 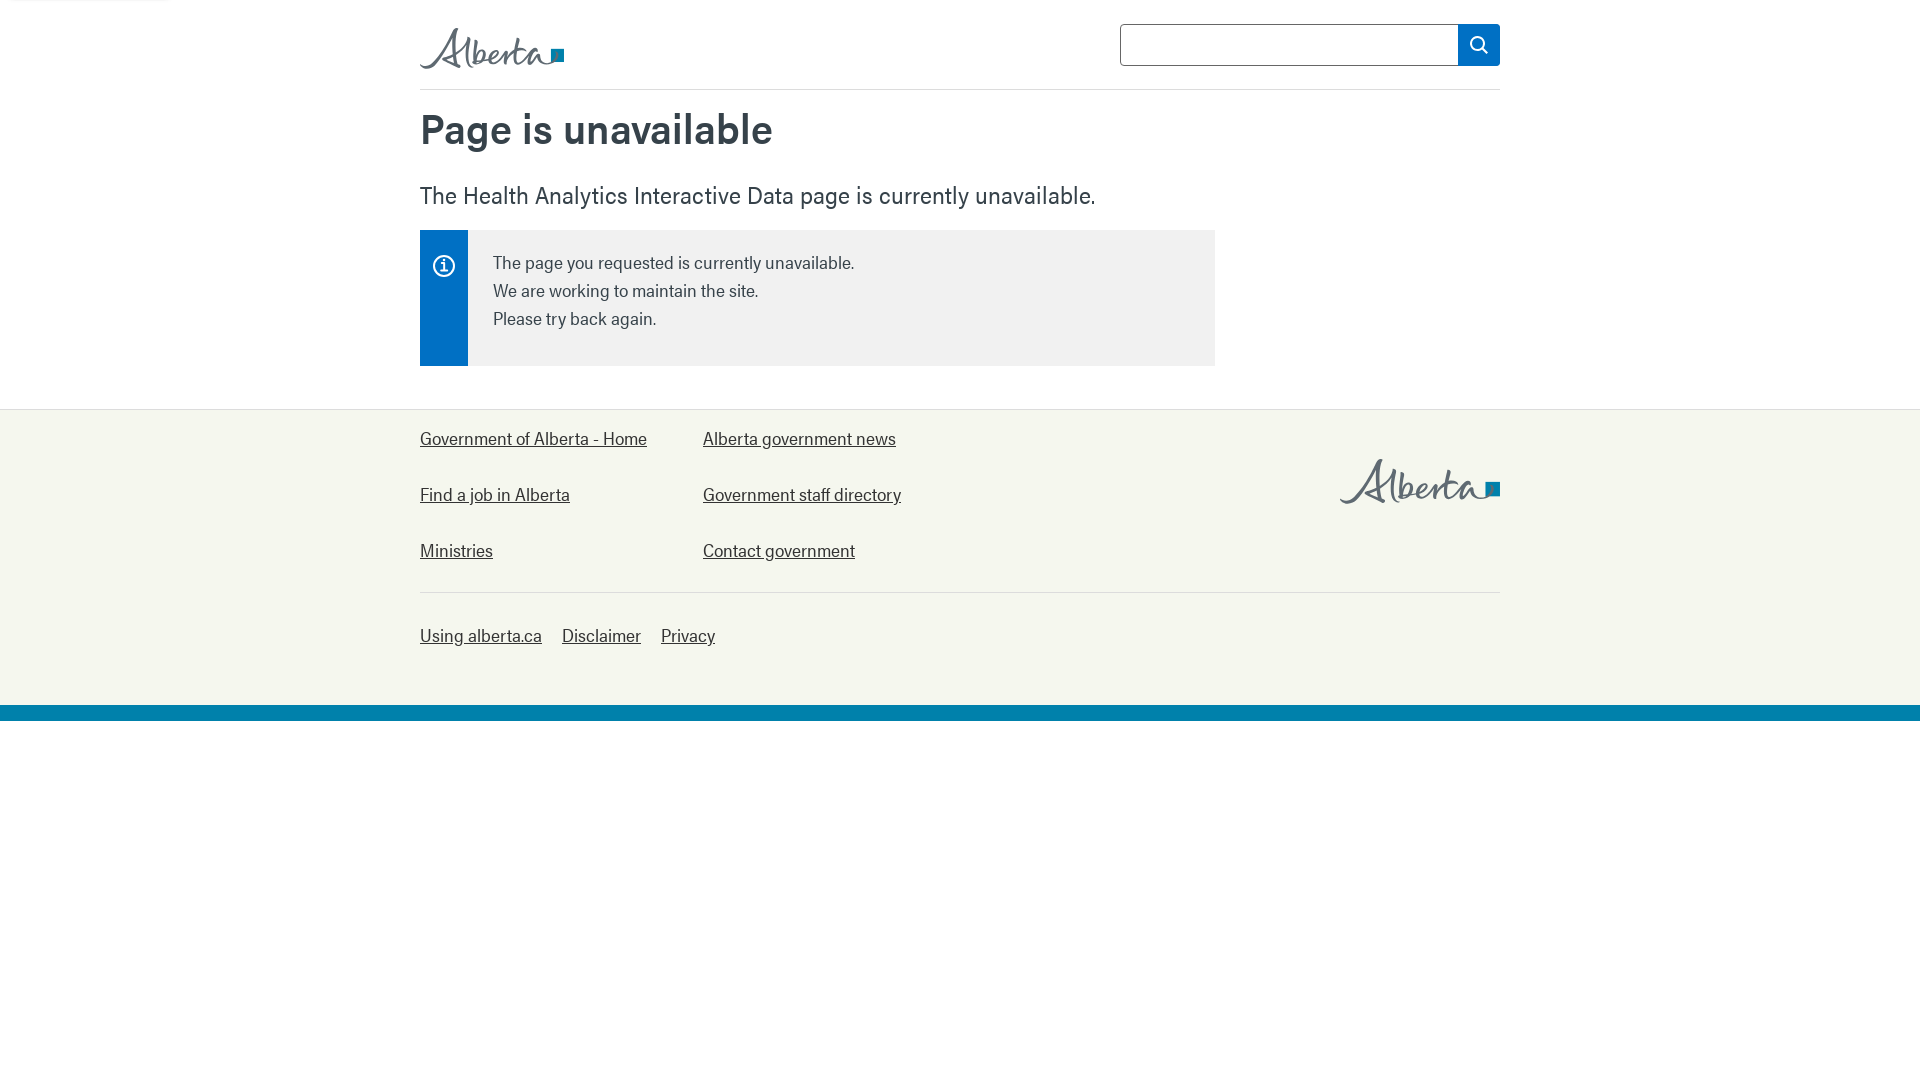 What do you see at coordinates (816, 493) in the screenshot?
I see `'Government staff directory'` at bounding box center [816, 493].